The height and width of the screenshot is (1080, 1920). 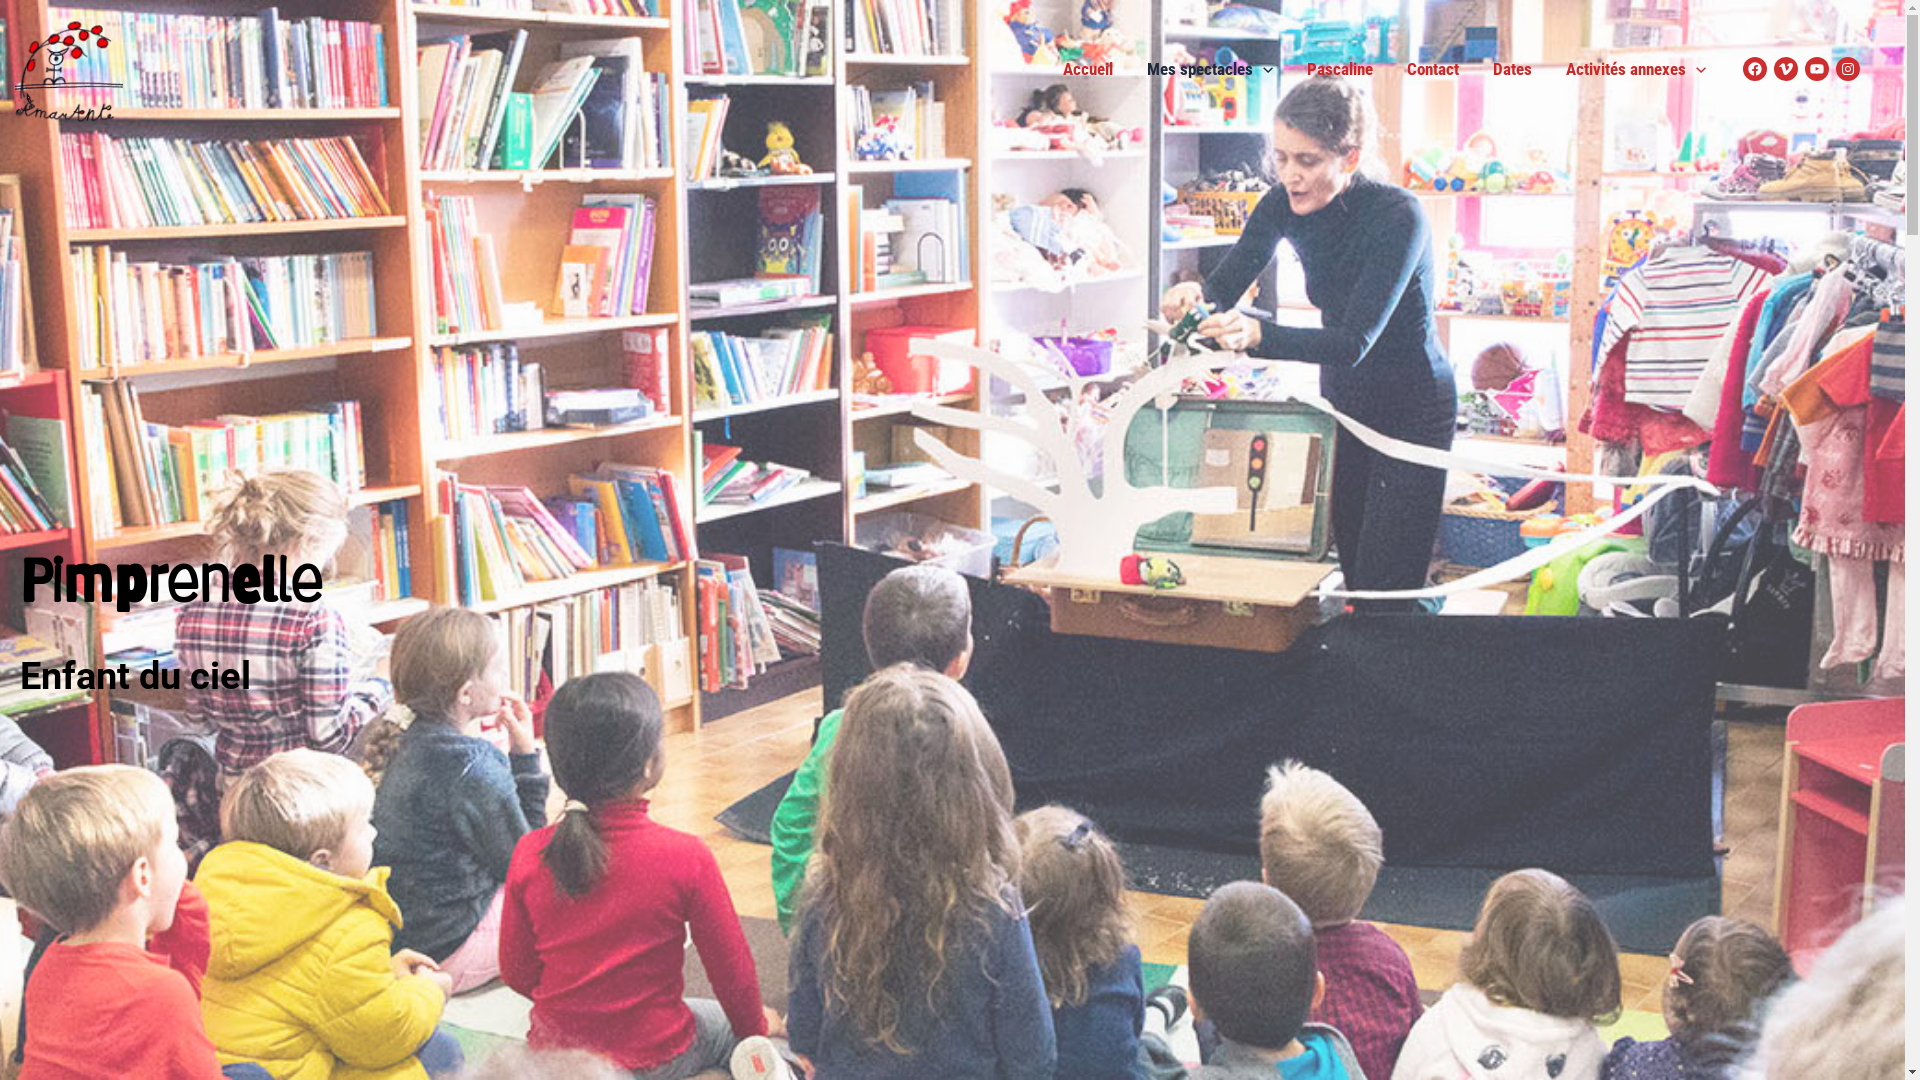 I want to click on 'Facebook', so click(x=1754, y=68).